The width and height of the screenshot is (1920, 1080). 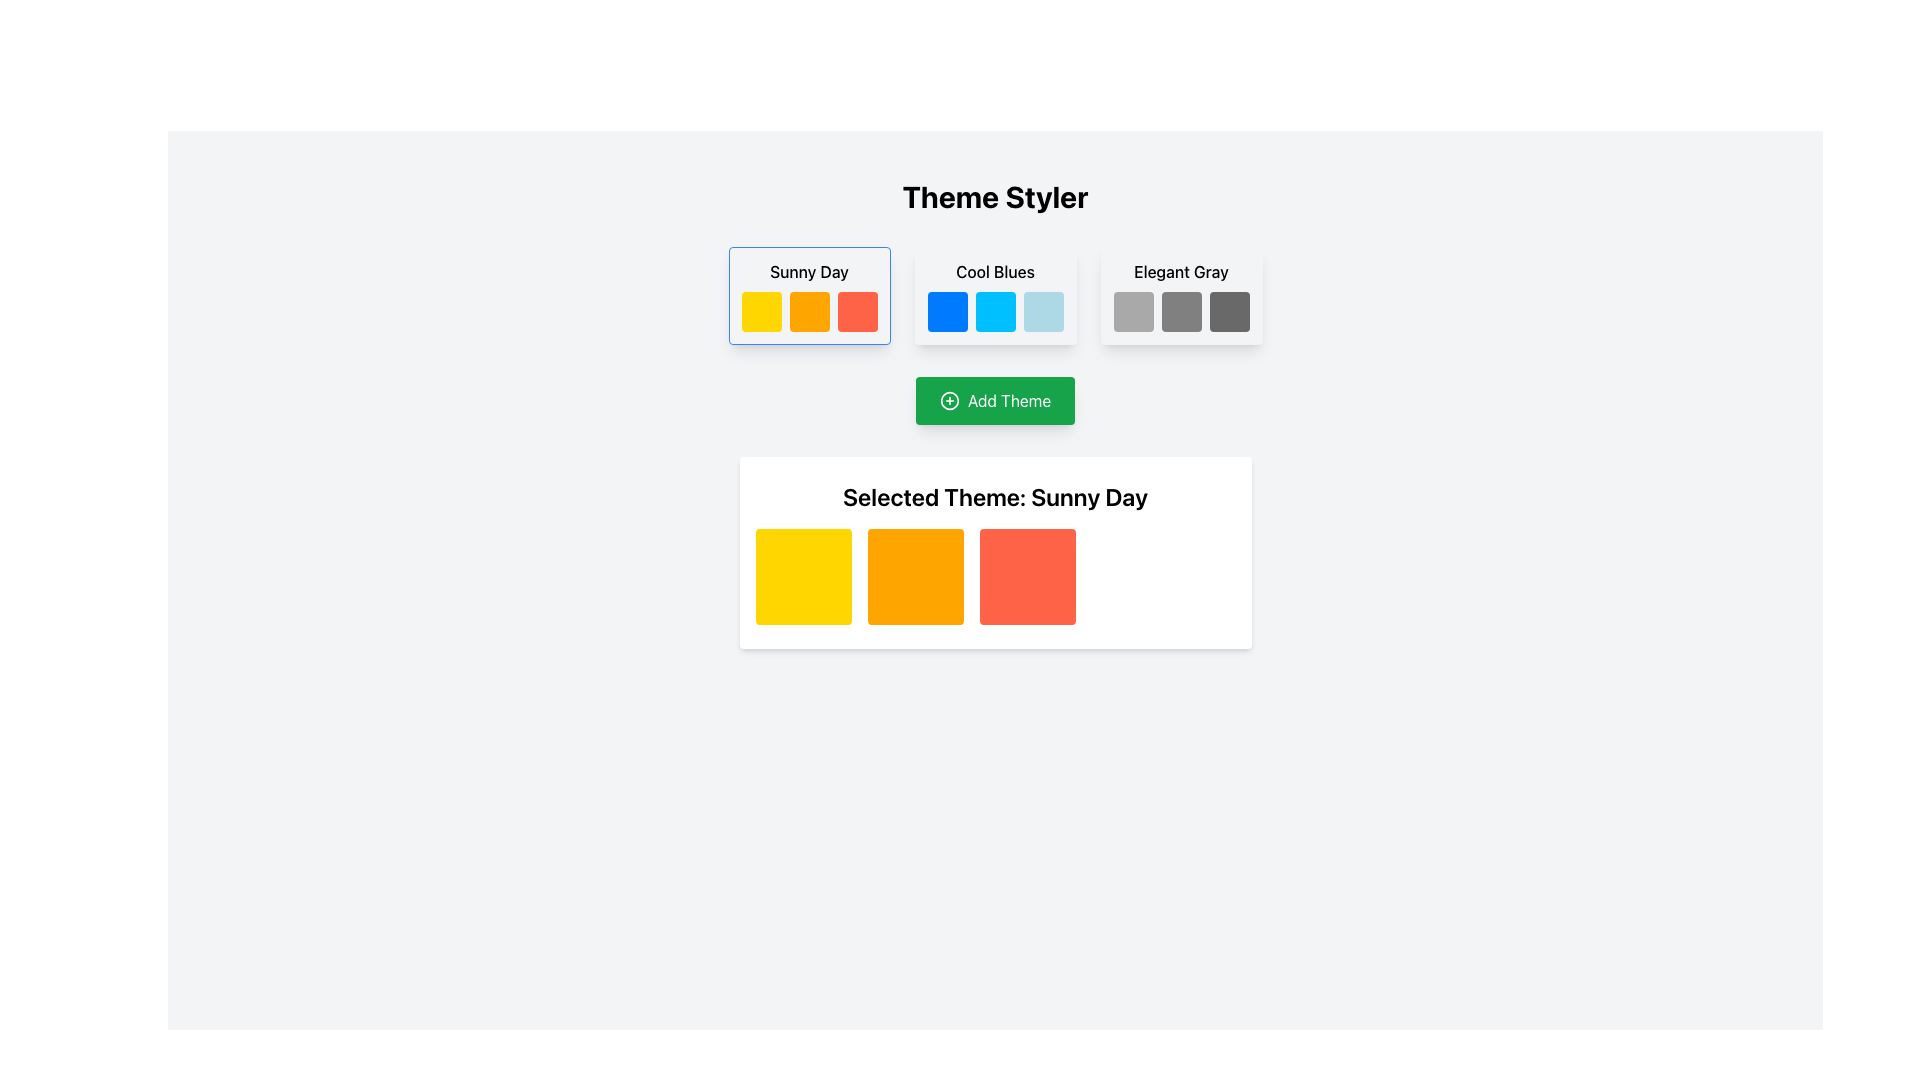 I want to click on the icon located inside the green button labeled 'Add Theme', which indicates the addition of a new theme, so click(x=948, y=401).